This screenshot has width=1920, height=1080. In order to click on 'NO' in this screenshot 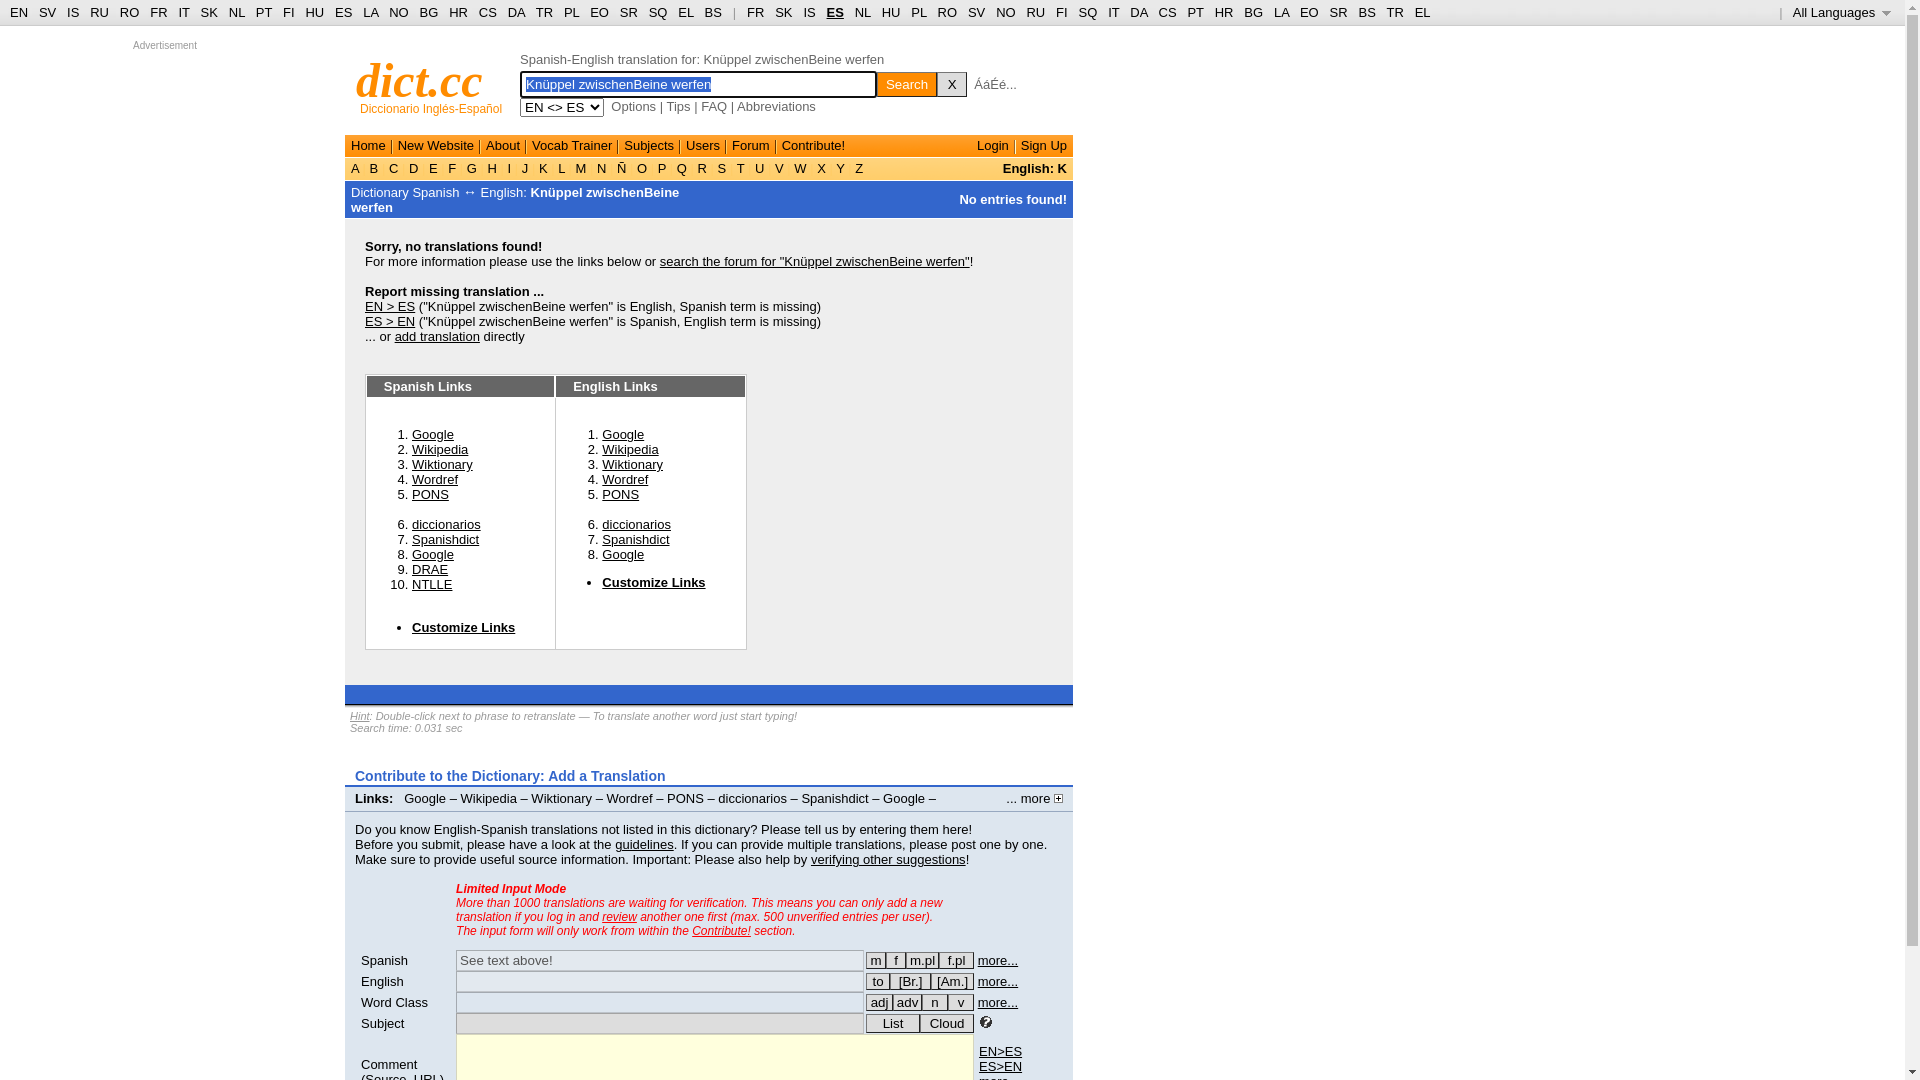, I will do `click(1006, 12)`.